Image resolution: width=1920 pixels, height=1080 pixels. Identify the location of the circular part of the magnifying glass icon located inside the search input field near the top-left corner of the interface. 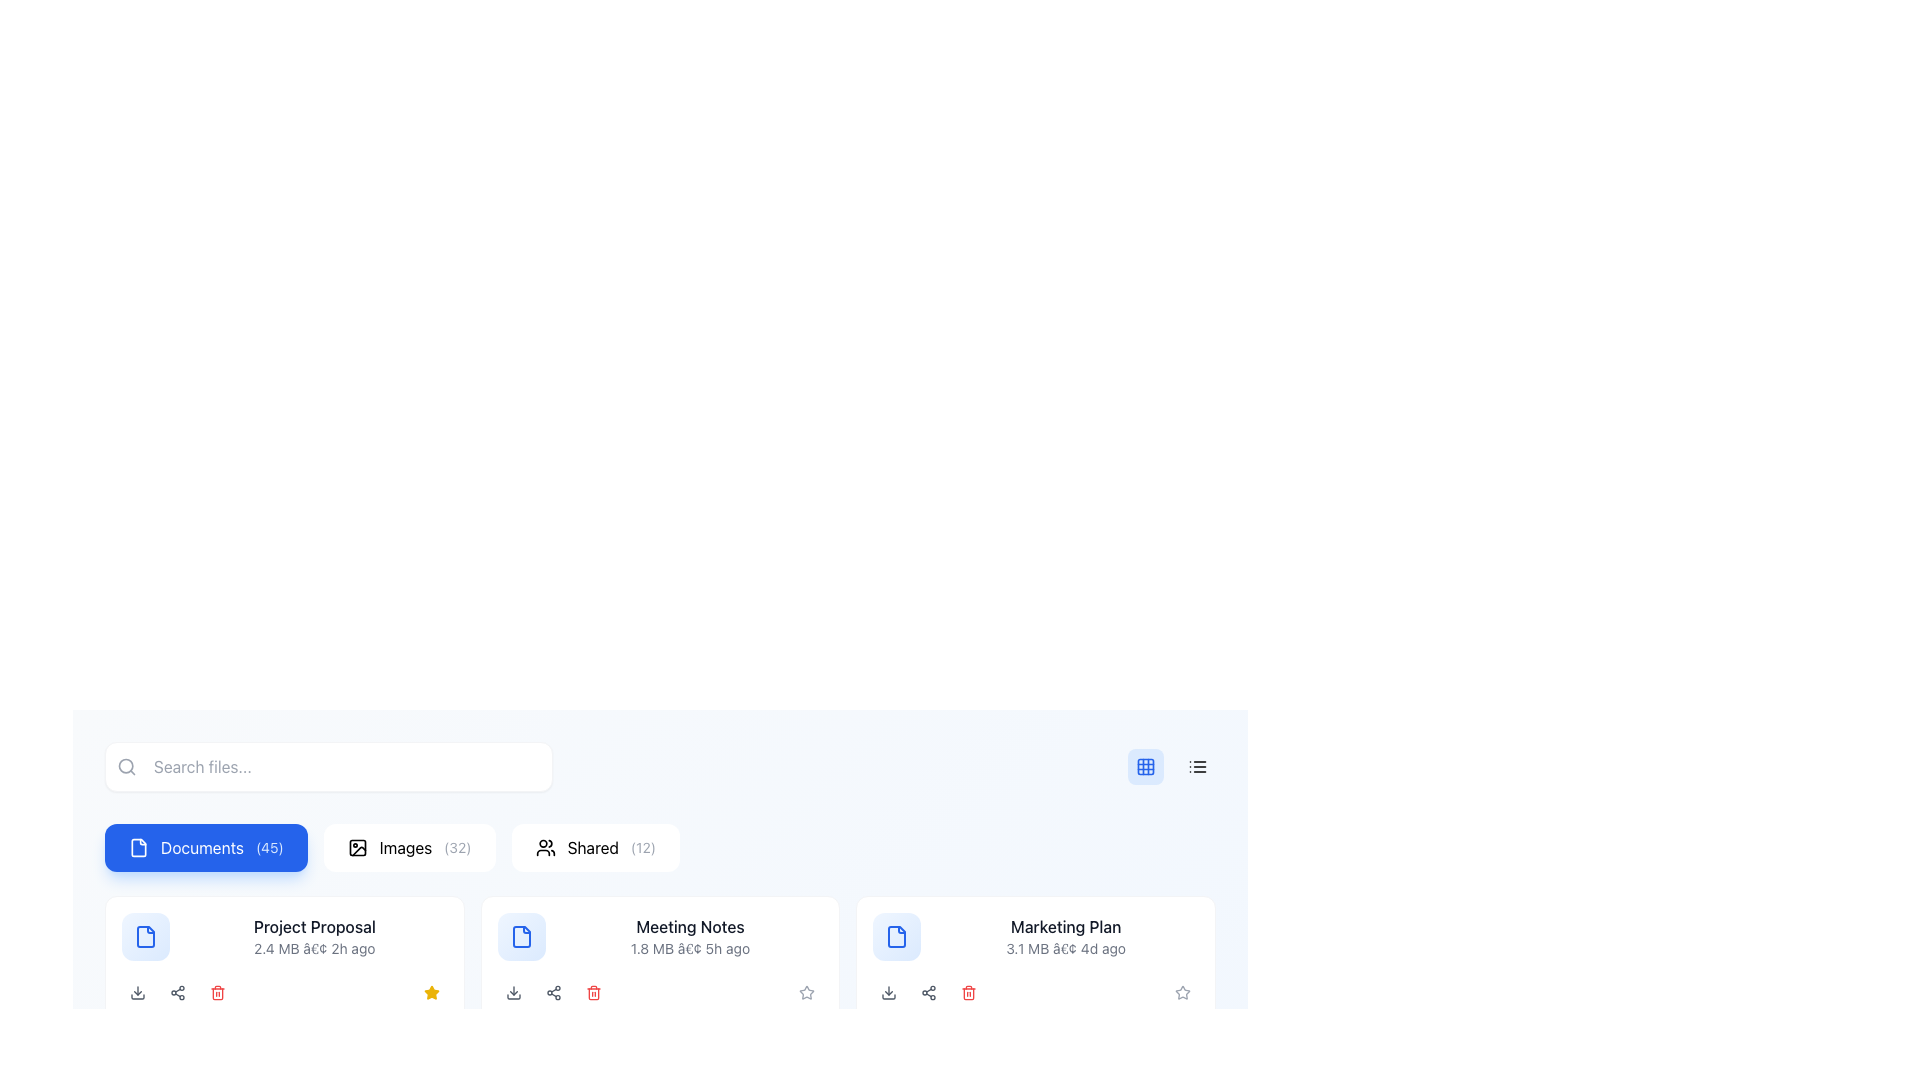
(125, 765).